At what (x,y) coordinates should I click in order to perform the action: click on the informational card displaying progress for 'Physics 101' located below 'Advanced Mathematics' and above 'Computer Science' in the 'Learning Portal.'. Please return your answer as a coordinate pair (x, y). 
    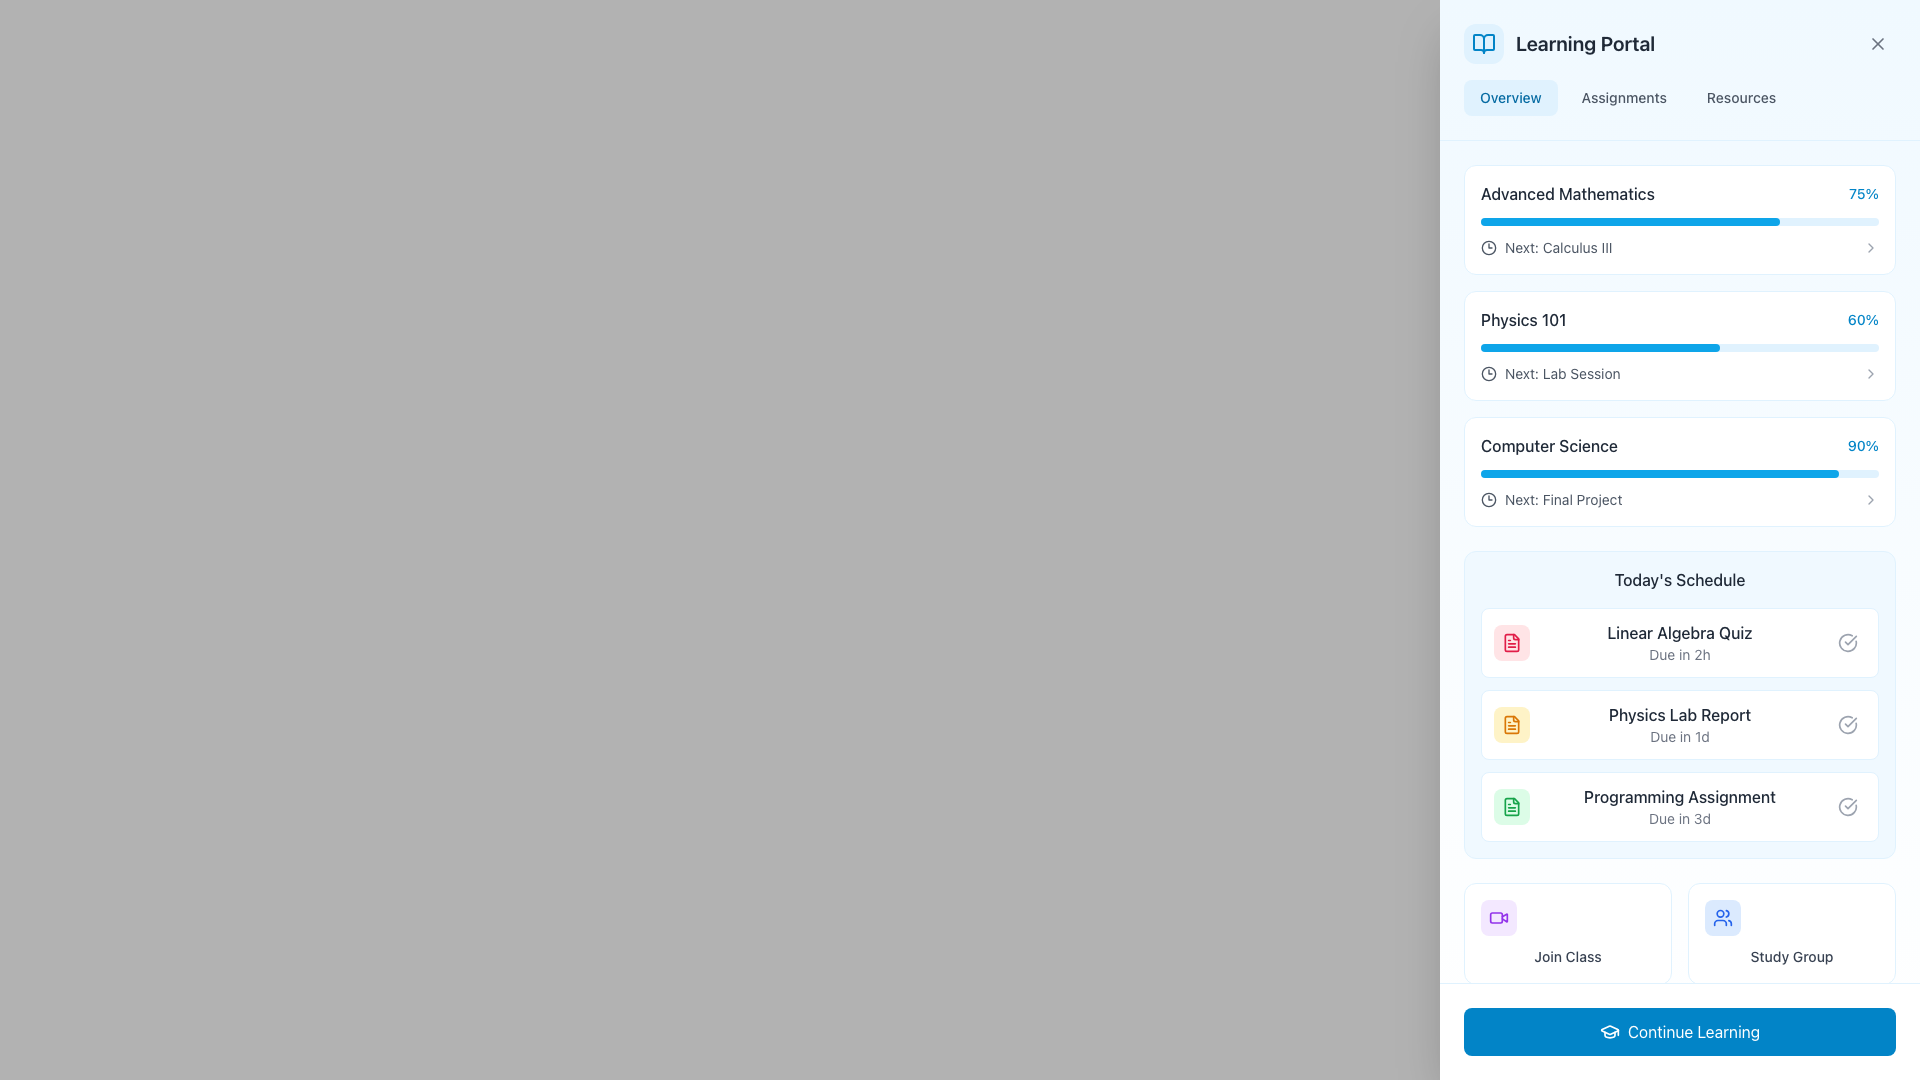
    Looking at the image, I should click on (1680, 345).